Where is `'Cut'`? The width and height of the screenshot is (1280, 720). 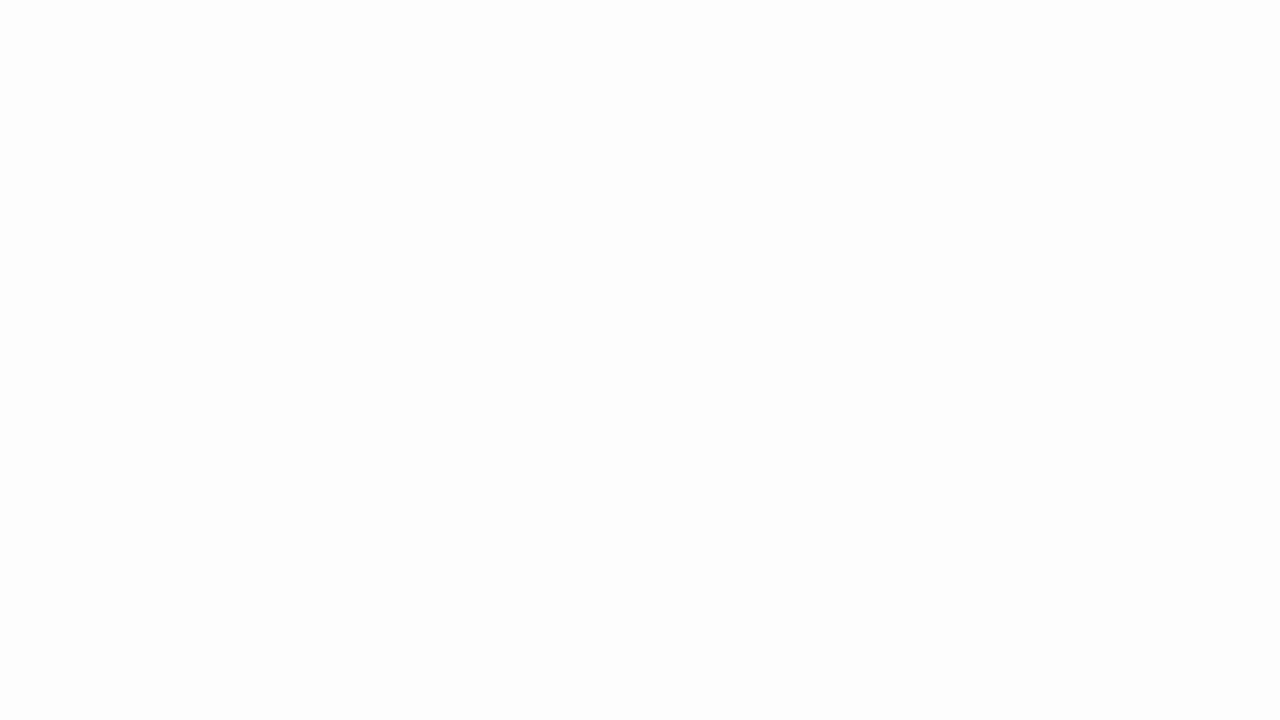
'Cut' is located at coordinates (74, 78).